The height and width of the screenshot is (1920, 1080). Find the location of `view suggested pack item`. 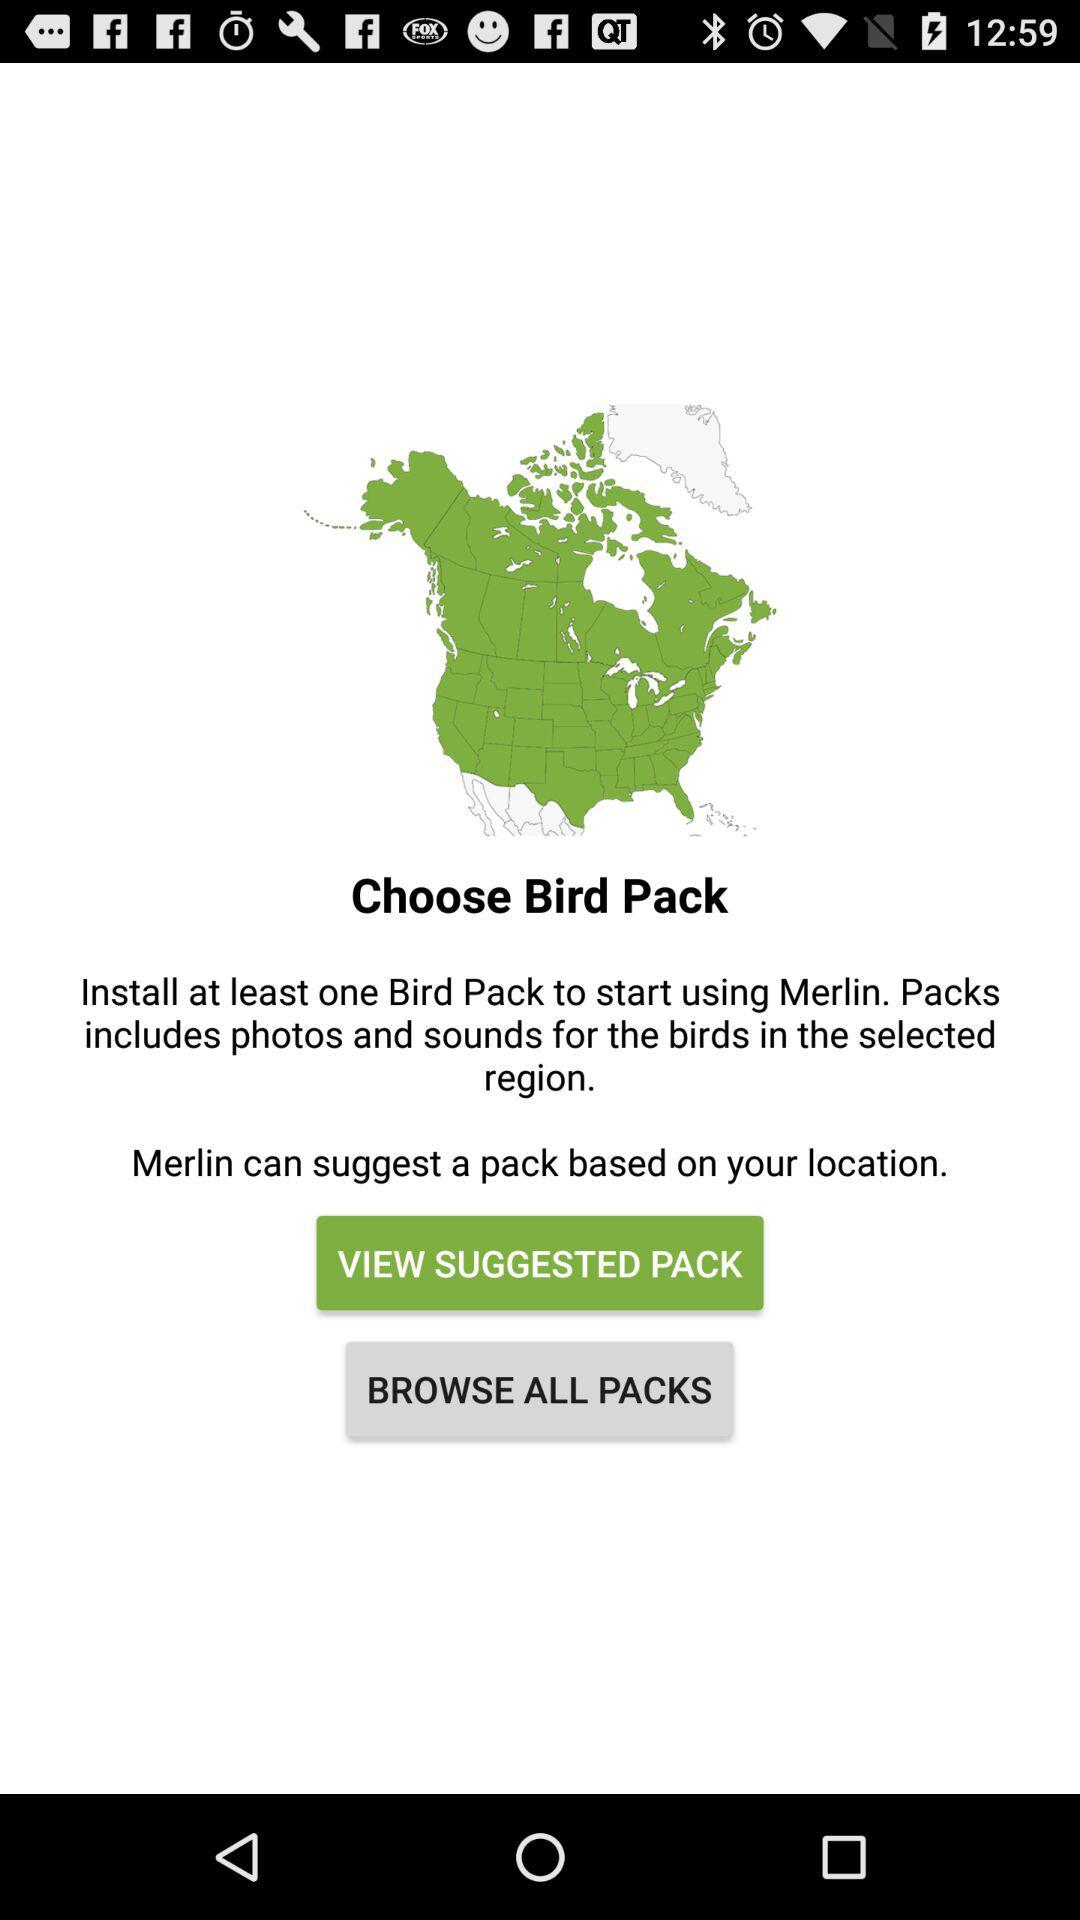

view suggested pack item is located at coordinates (540, 1261).